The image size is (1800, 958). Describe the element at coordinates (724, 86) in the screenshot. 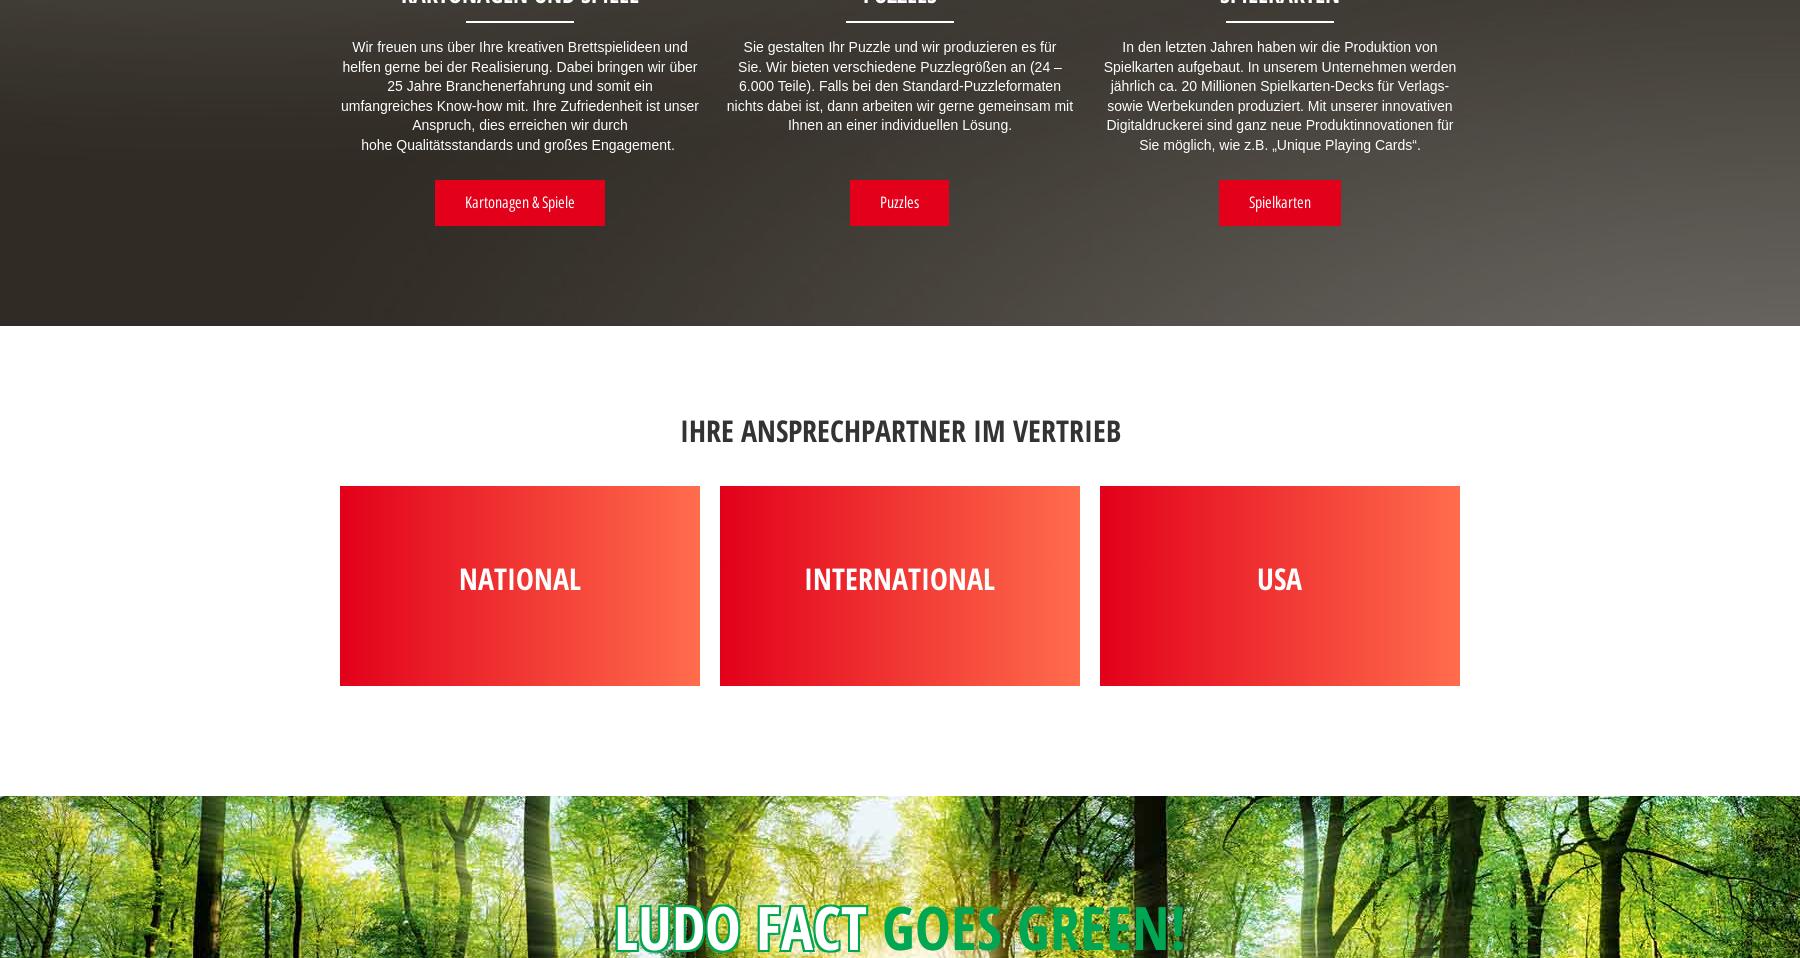

I see `'Sie gestalten Ihr Puzzle und wir produzieren es für Sie. Wir bieten verschiedene Puzzlegrößen an (24 – 6.000 Teile). Falls bei den Standard-Puzzleformaten nichts dabei ist, dann arbeiten wir gerne gemeinsam mit Ihnen an einer individuellen Lösung.'` at that location.